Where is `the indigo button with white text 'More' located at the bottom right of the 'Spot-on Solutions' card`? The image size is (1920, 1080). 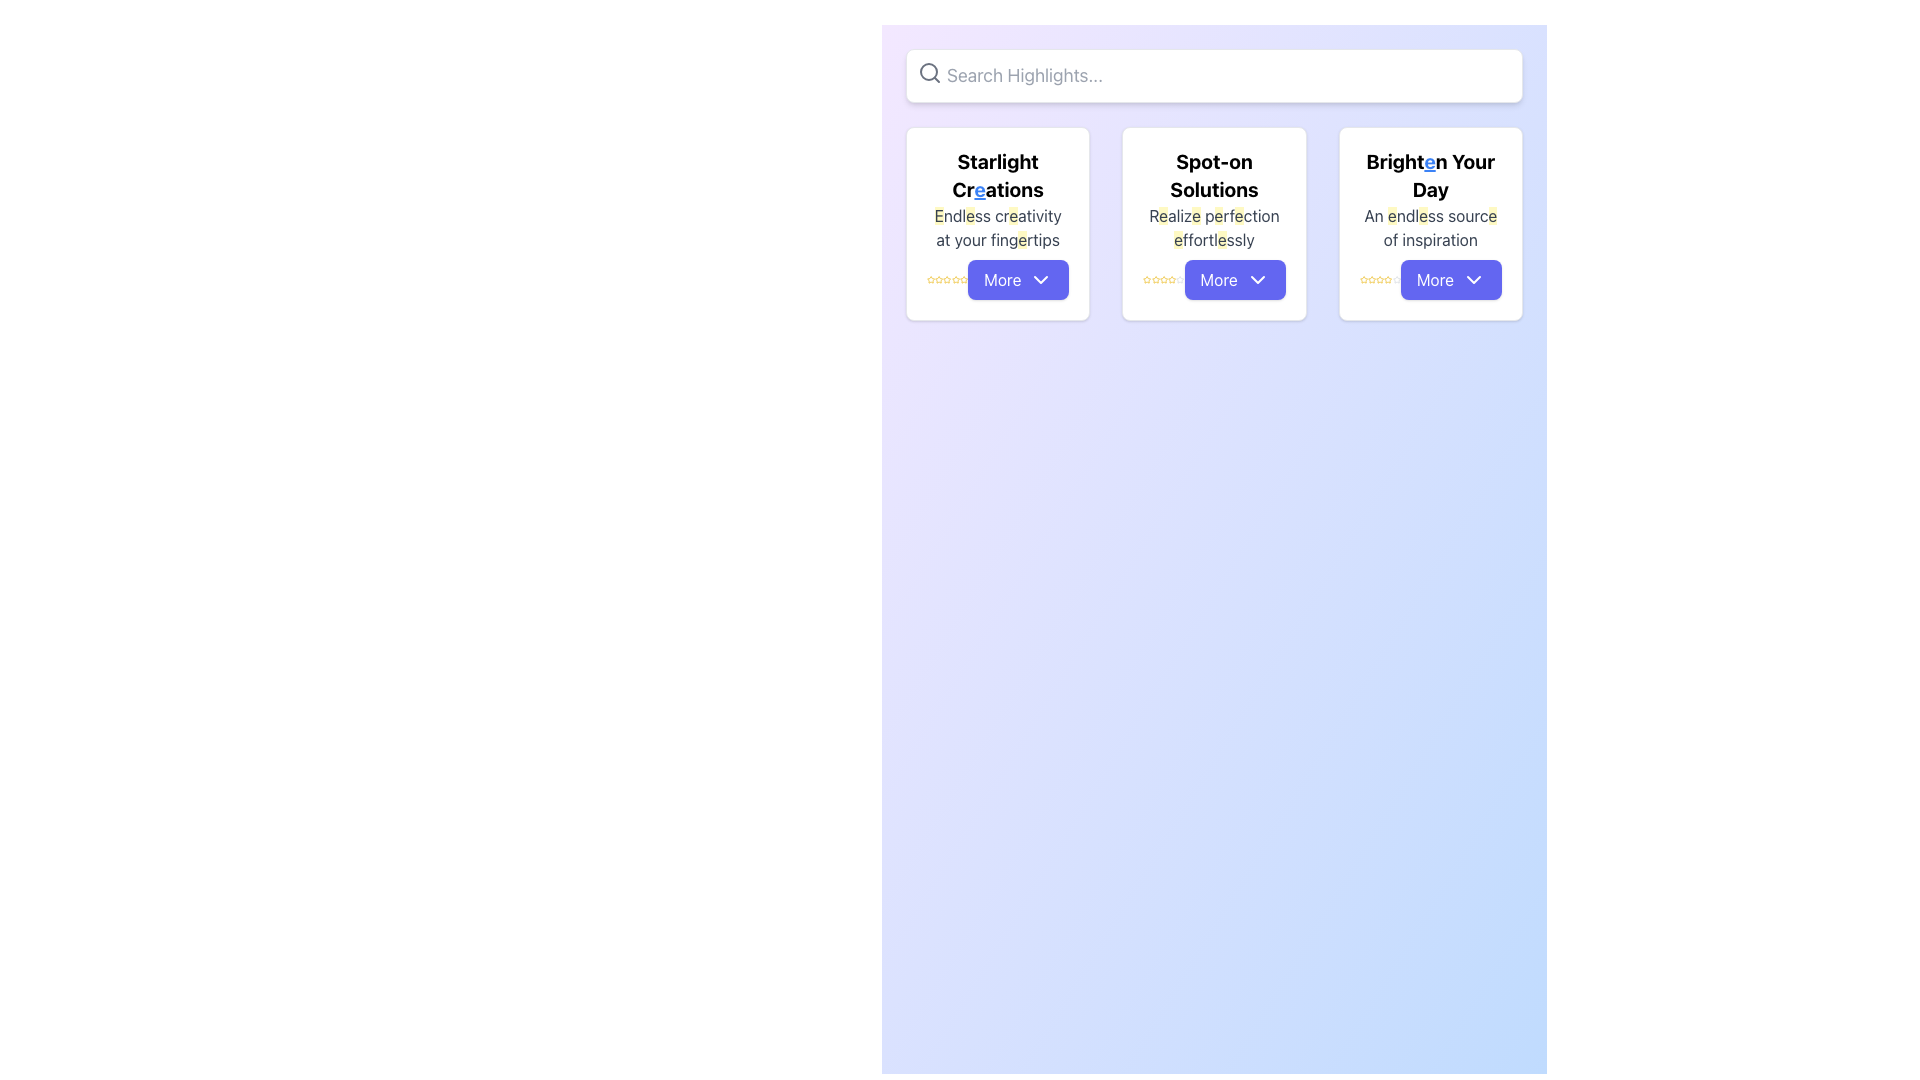 the indigo button with white text 'More' located at the bottom right of the 'Spot-on Solutions' card is located at coordinates (1213, 280).